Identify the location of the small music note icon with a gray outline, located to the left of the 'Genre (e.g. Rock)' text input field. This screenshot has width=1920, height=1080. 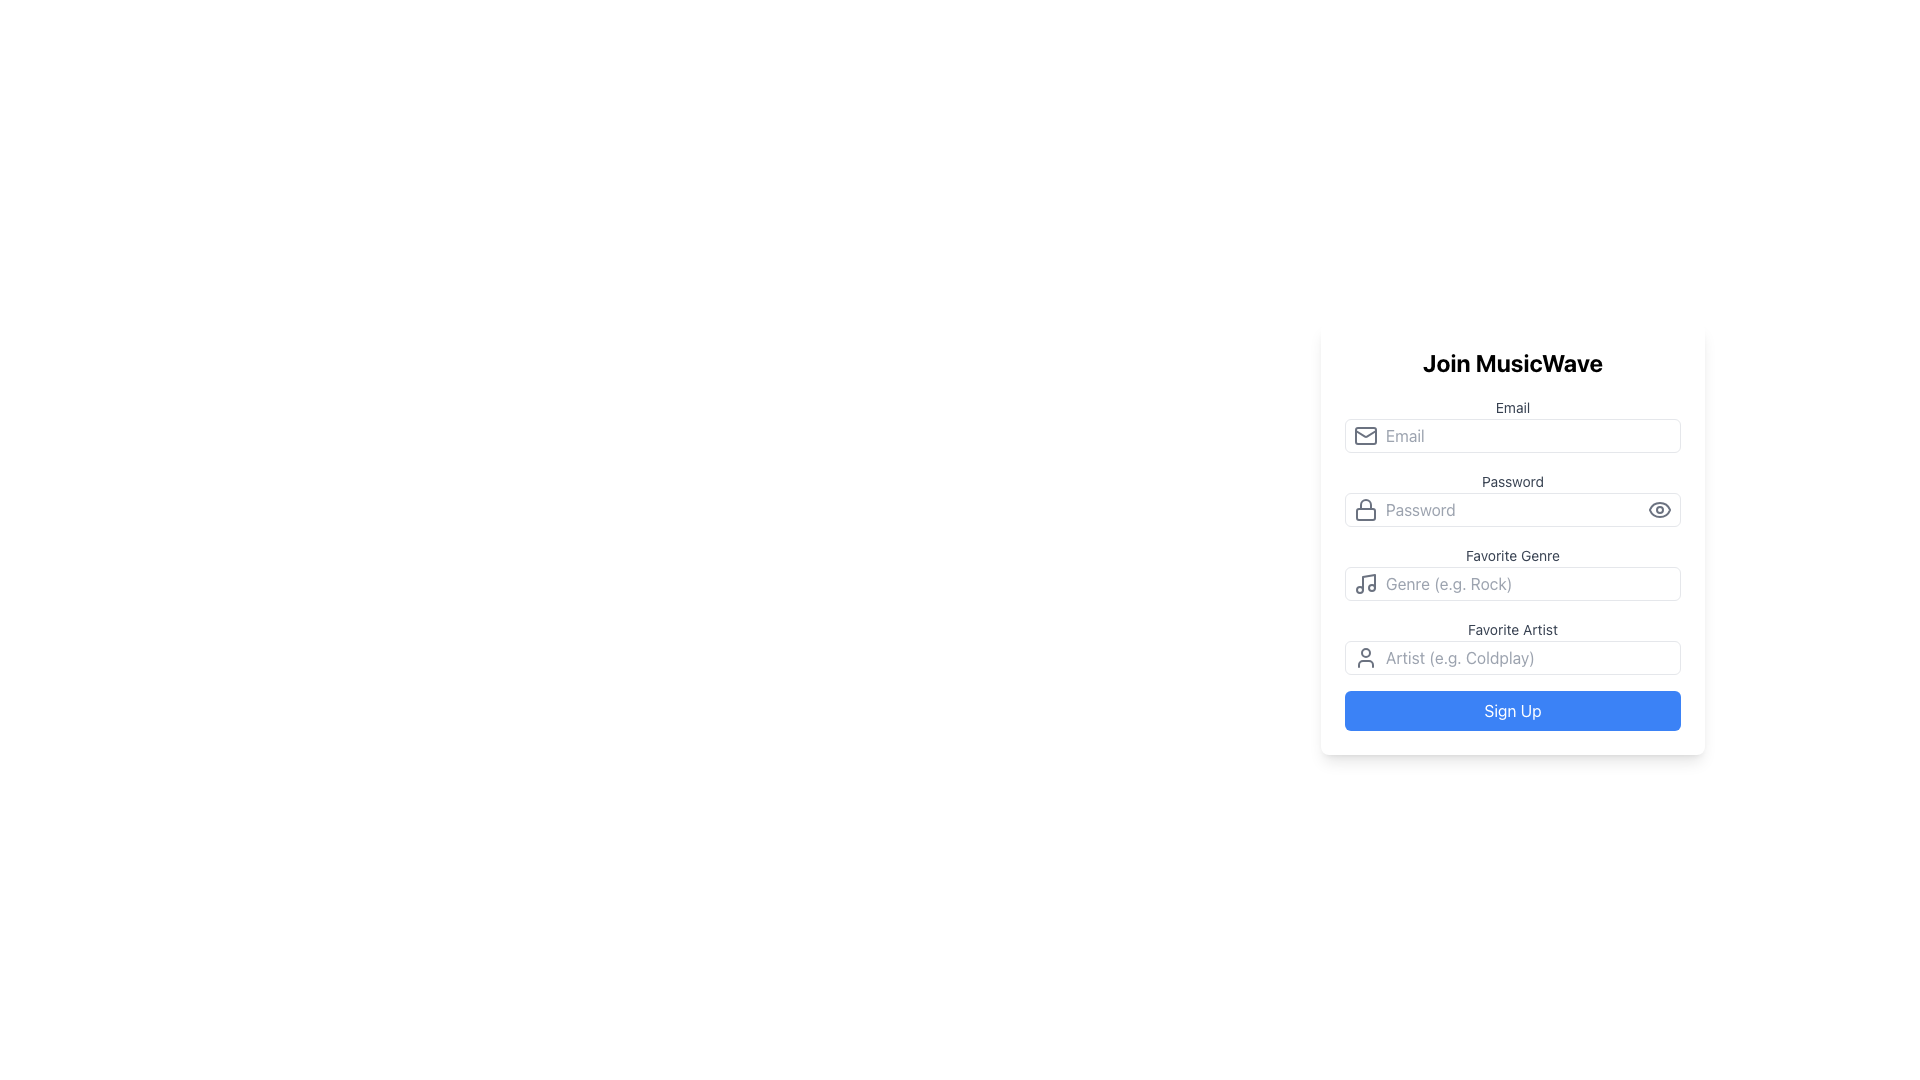
(1365, 583).